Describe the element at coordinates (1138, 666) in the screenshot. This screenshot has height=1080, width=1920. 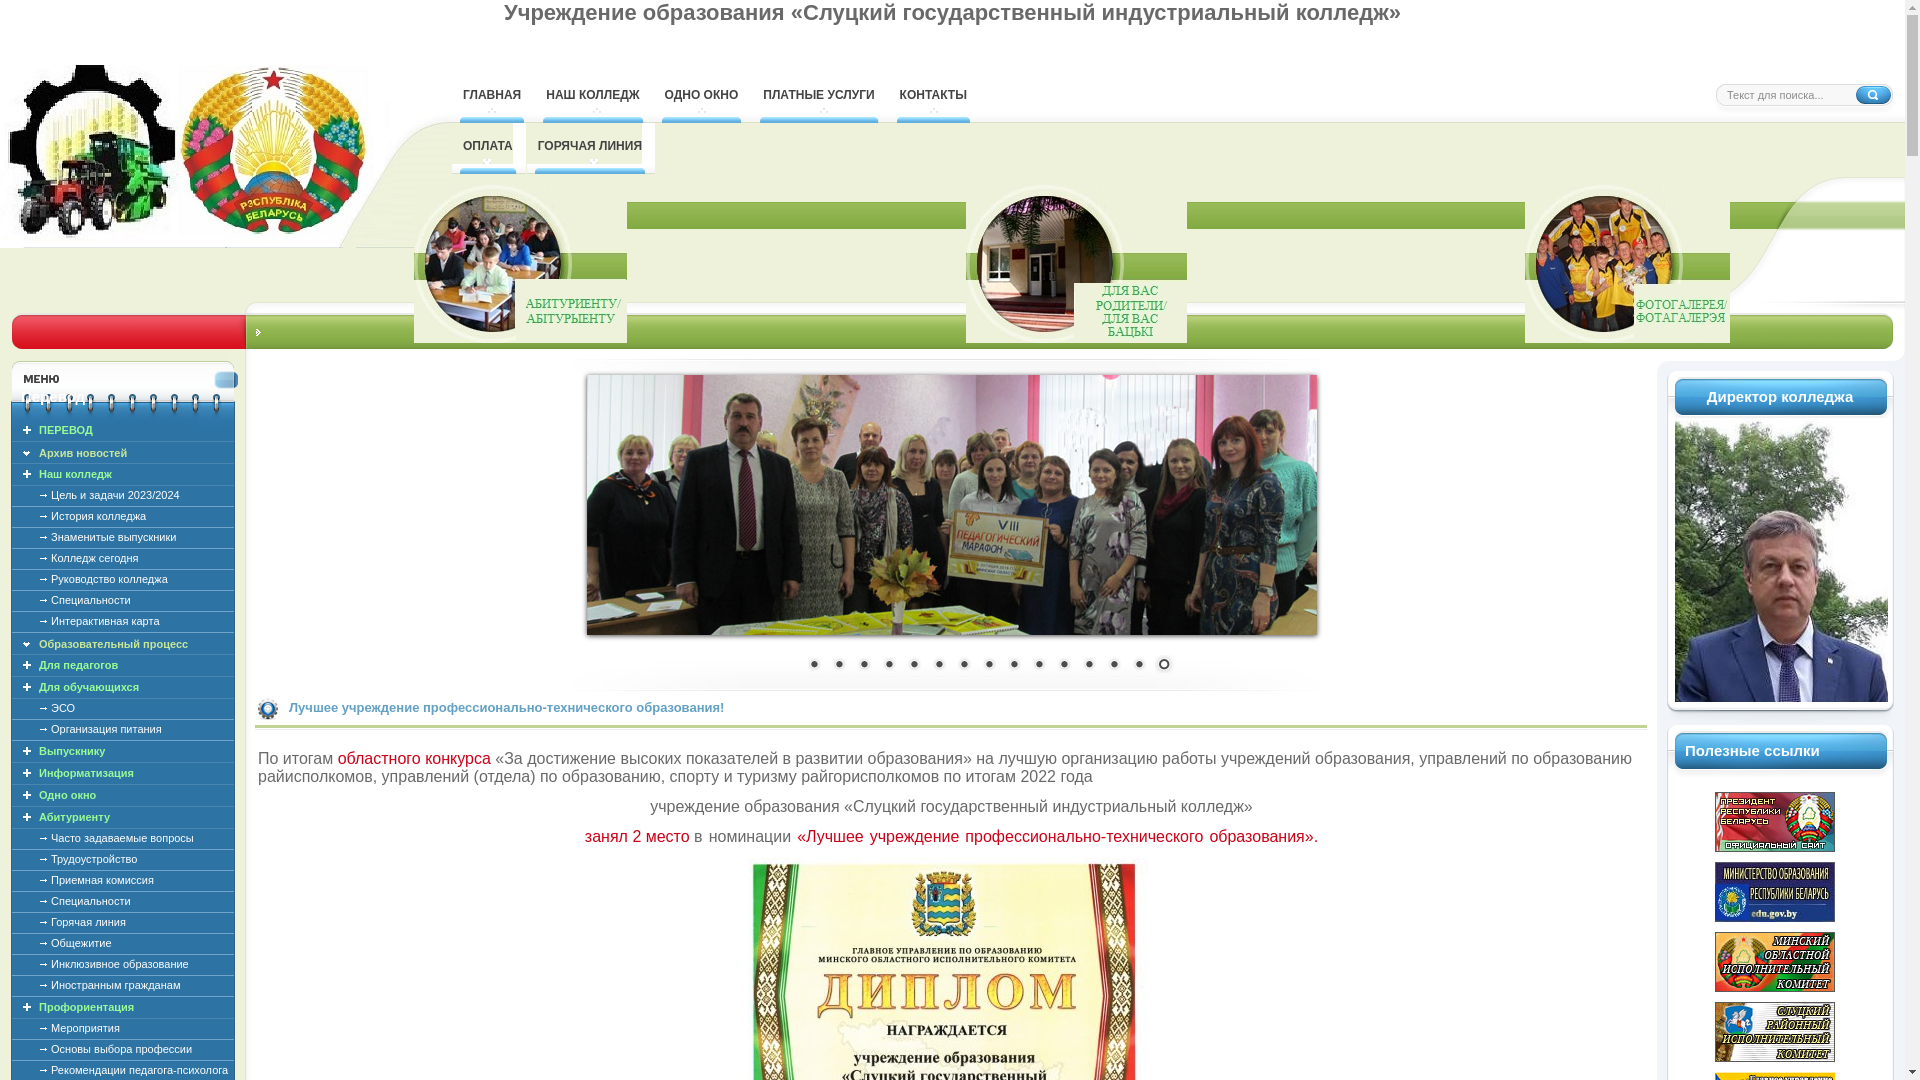
I see `'14'` at that location.